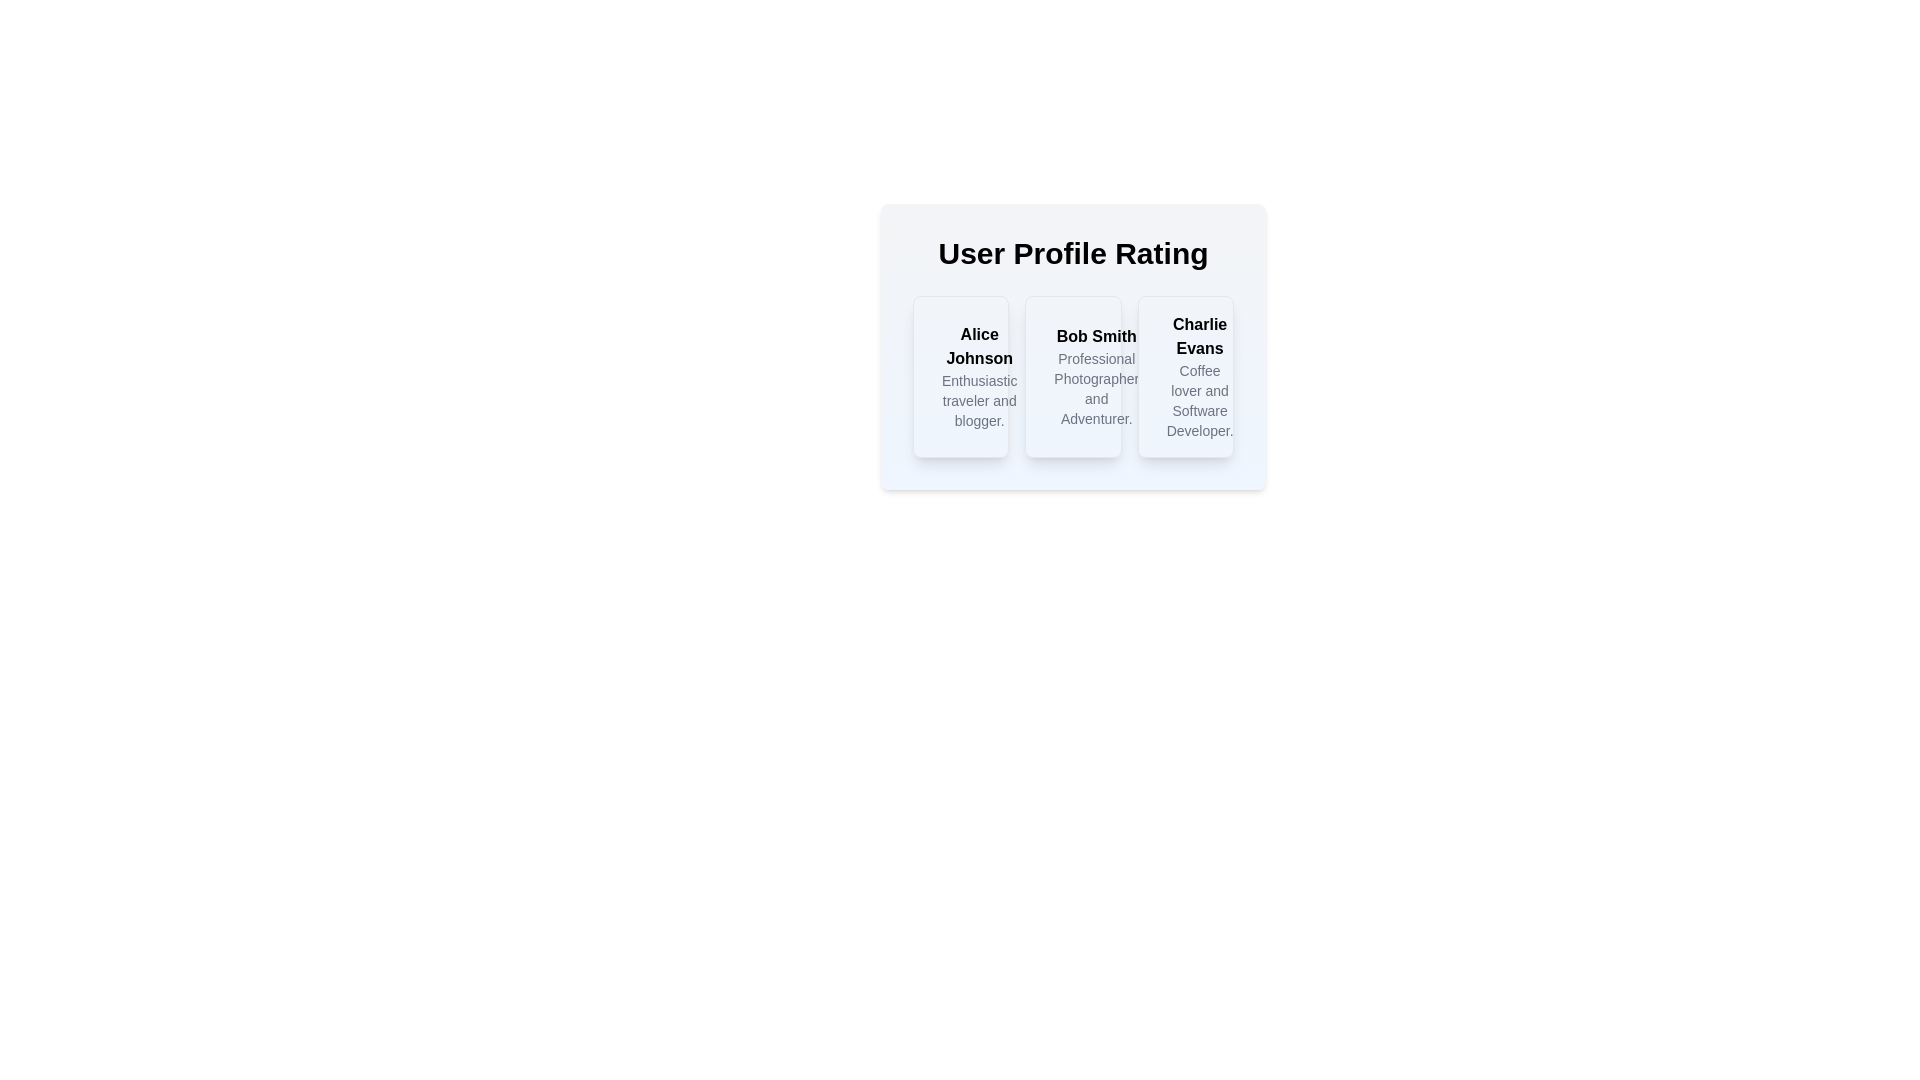 The height and width of the screenshot is (1080, 1920). What do you see at coordinates (1185, 377) in the screenshot?
I see `the Profile Information Display located within the third card from the left under the 'User Profile Rating' heading for interaction` at bounding box center [1185, 377].